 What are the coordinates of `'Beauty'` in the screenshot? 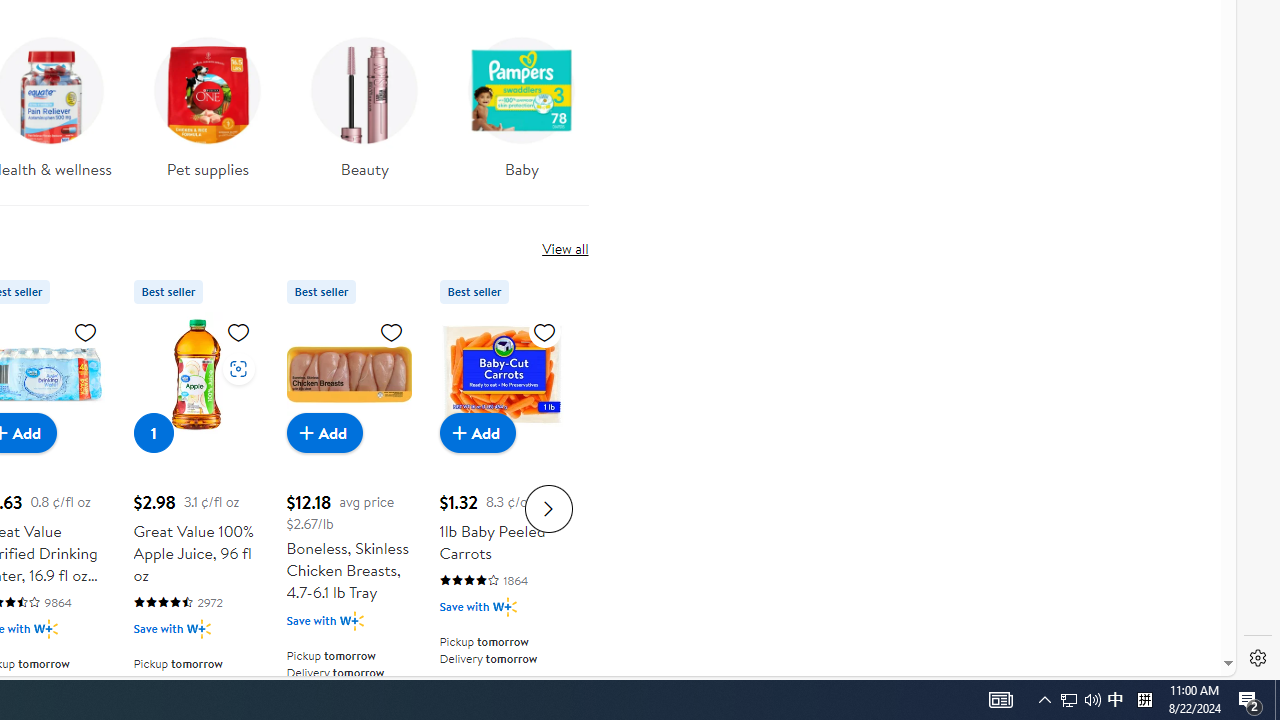 It's located at (365, 101).